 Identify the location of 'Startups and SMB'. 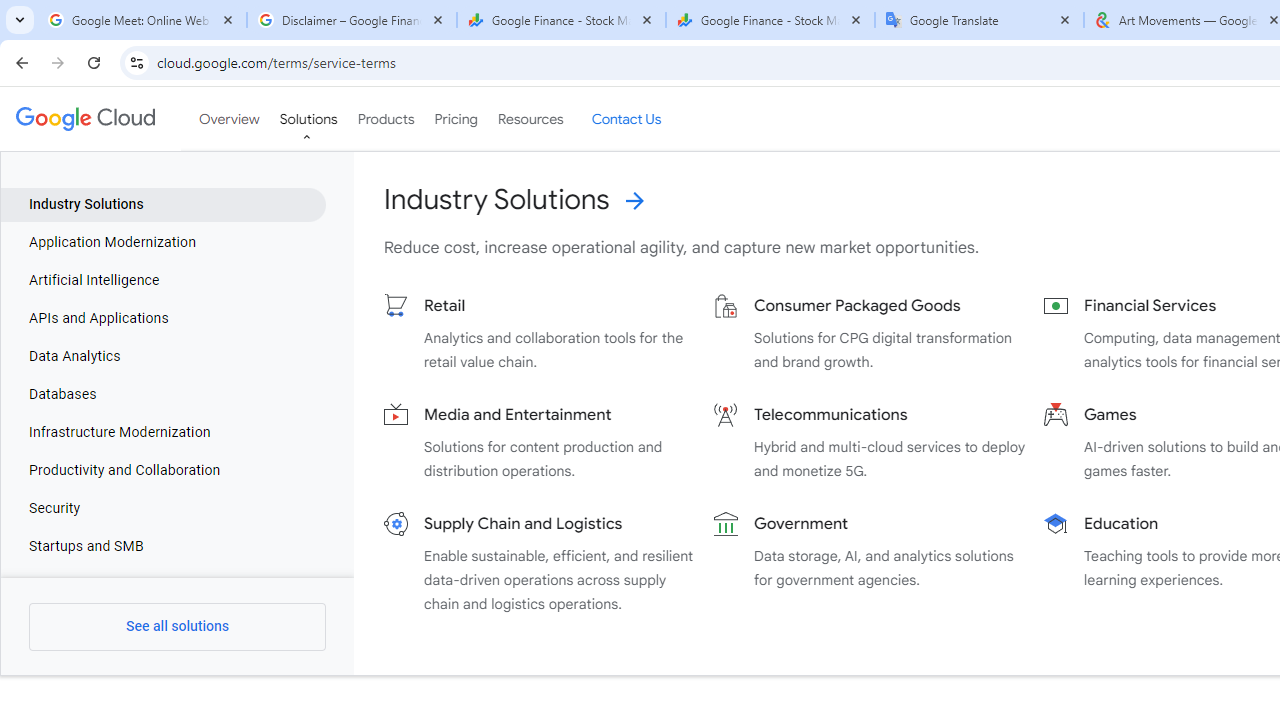
(163, 546).